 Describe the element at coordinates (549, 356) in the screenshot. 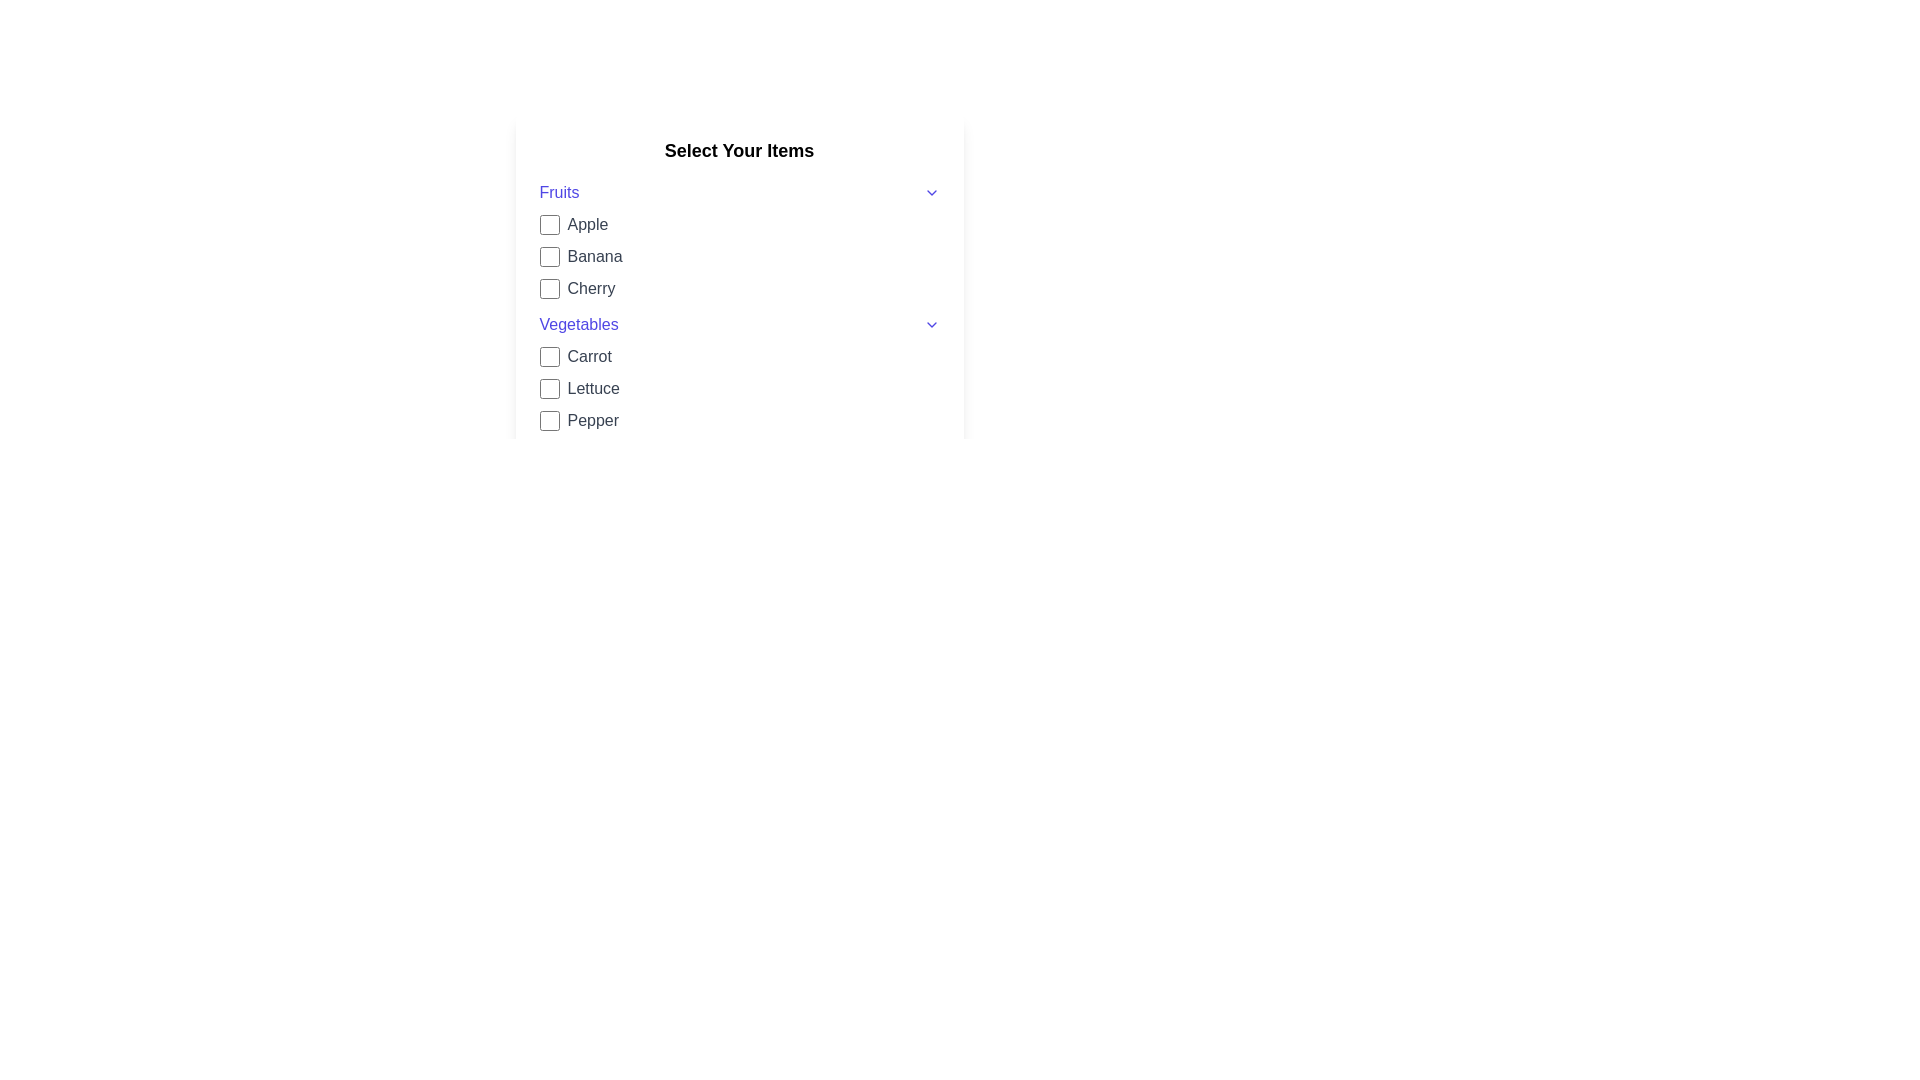

I see `the checkbox for 'Carrot'` at that location.